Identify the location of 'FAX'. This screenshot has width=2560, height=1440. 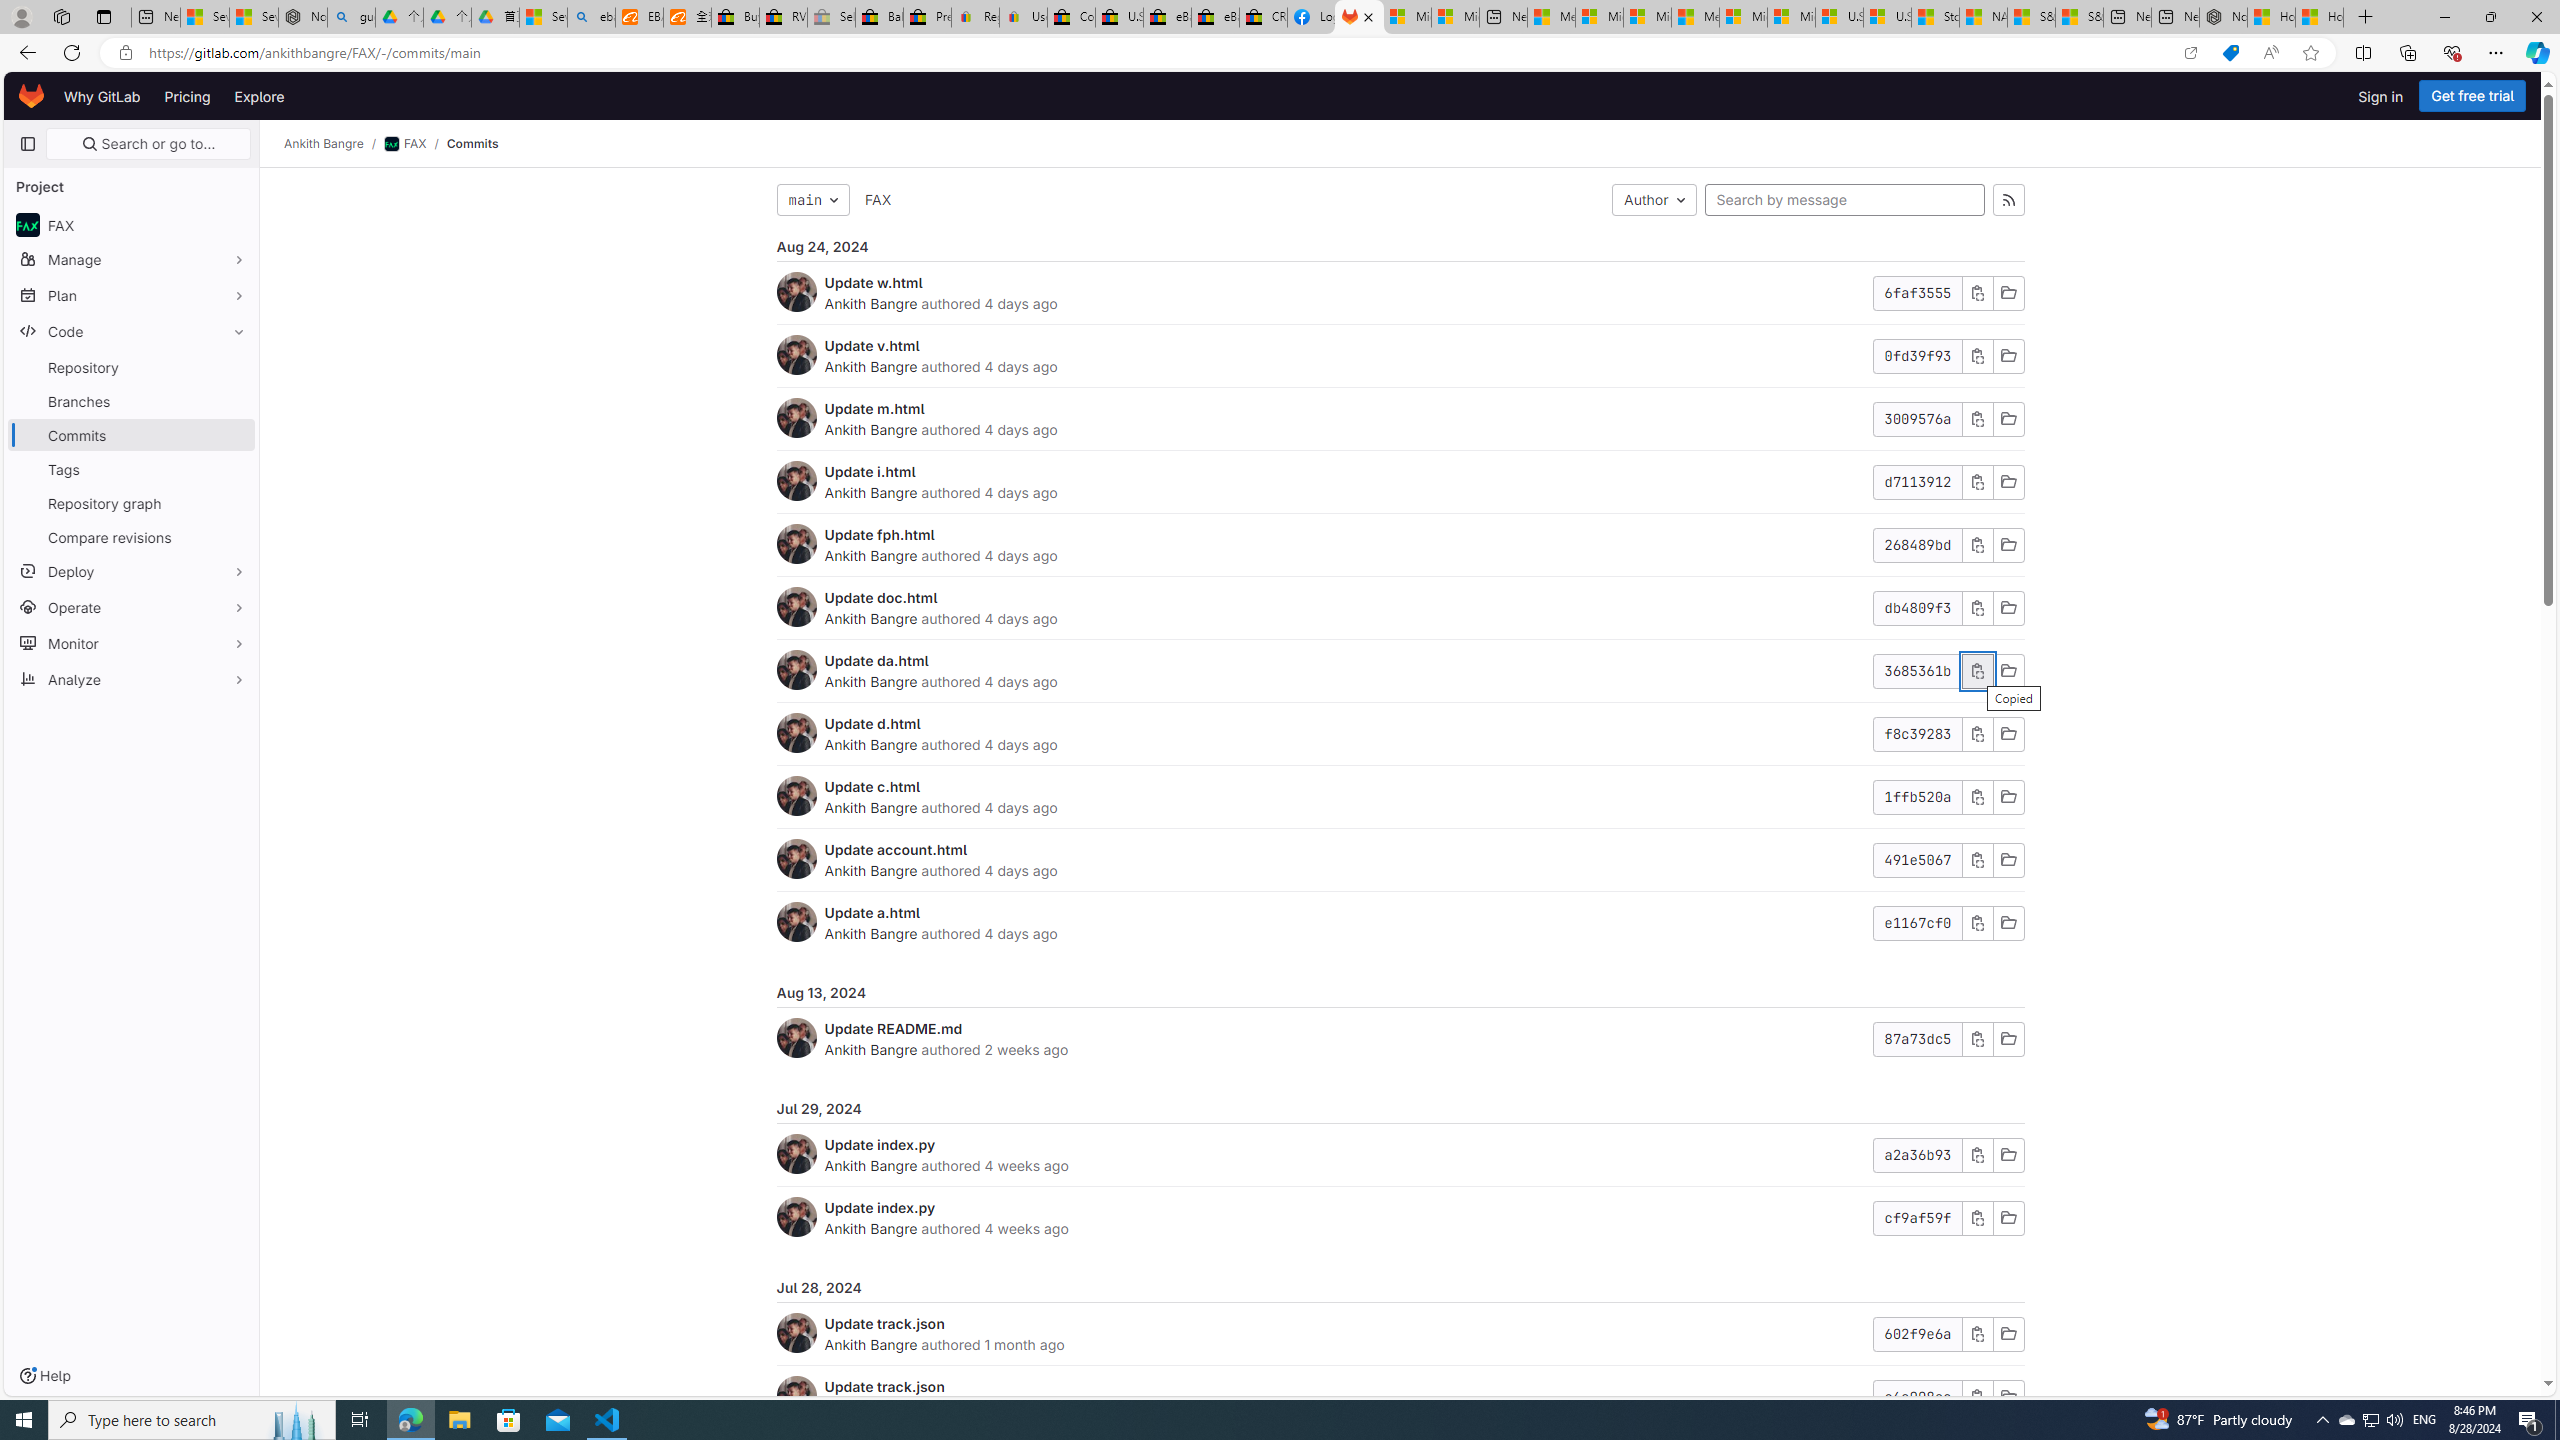
(877, 199).